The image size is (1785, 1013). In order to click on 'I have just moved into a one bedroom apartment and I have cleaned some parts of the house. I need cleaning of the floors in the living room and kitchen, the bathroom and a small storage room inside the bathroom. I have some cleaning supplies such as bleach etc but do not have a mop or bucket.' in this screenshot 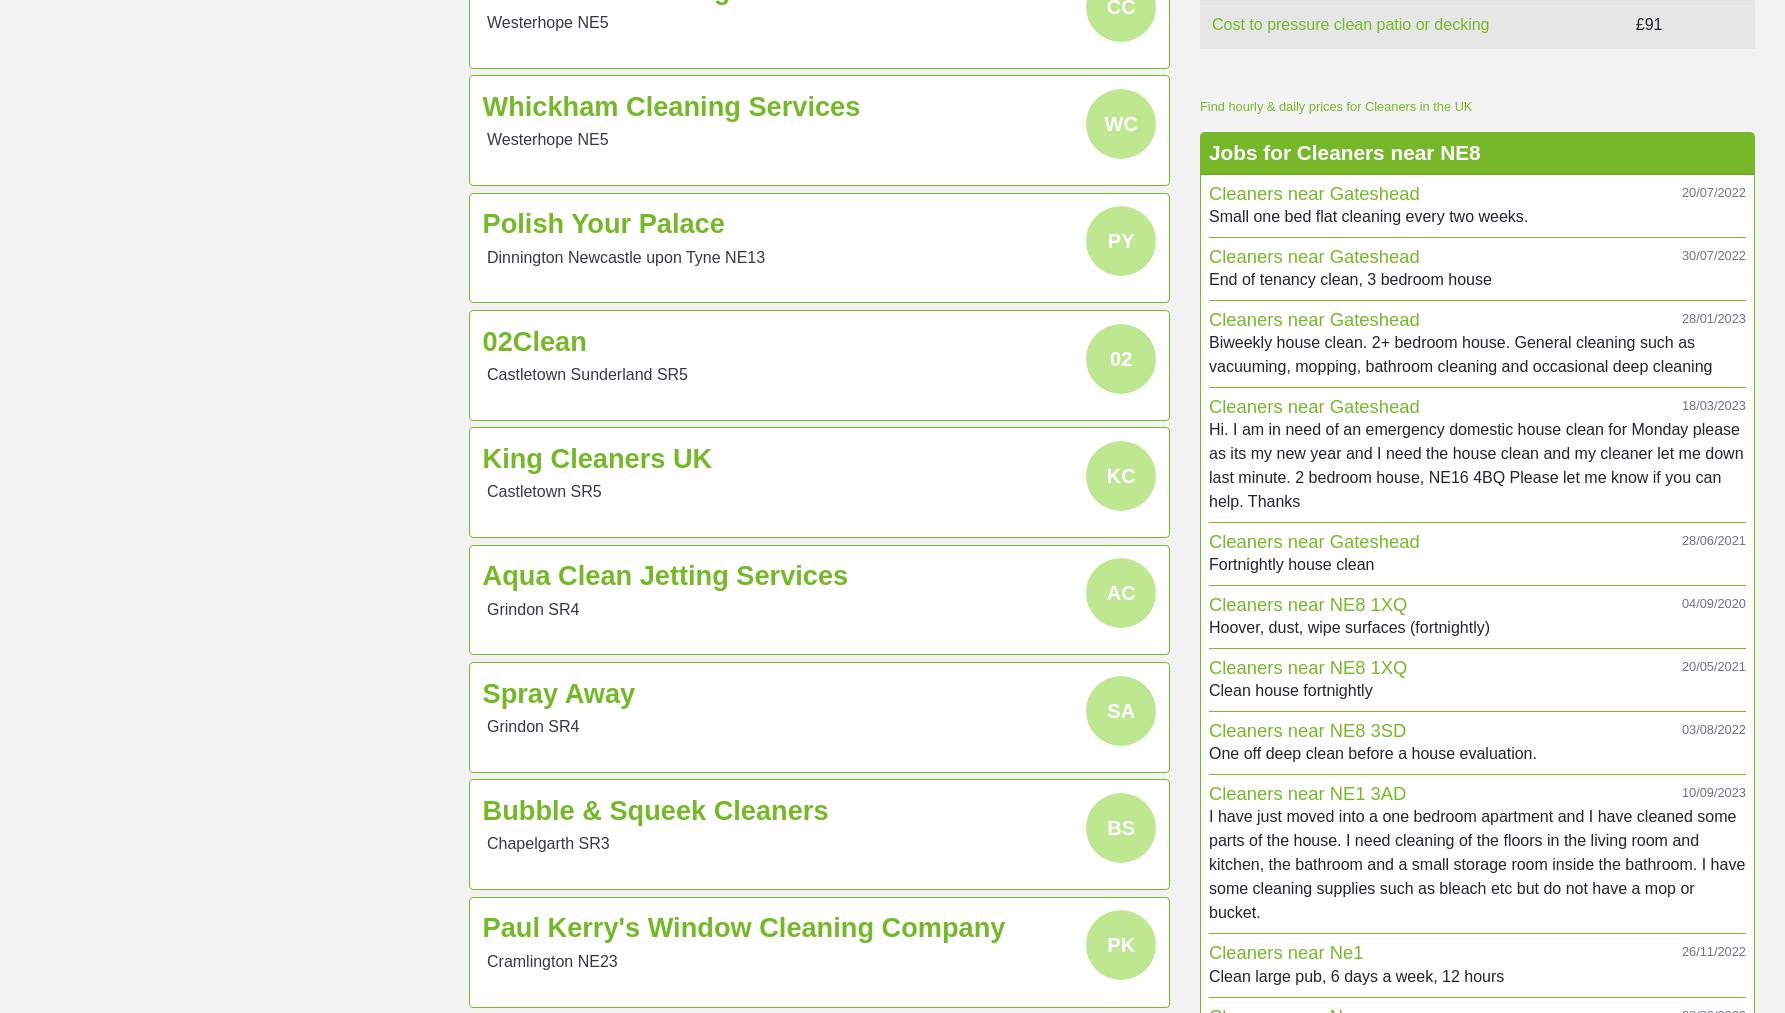, I will do `click(1476, 863)`.